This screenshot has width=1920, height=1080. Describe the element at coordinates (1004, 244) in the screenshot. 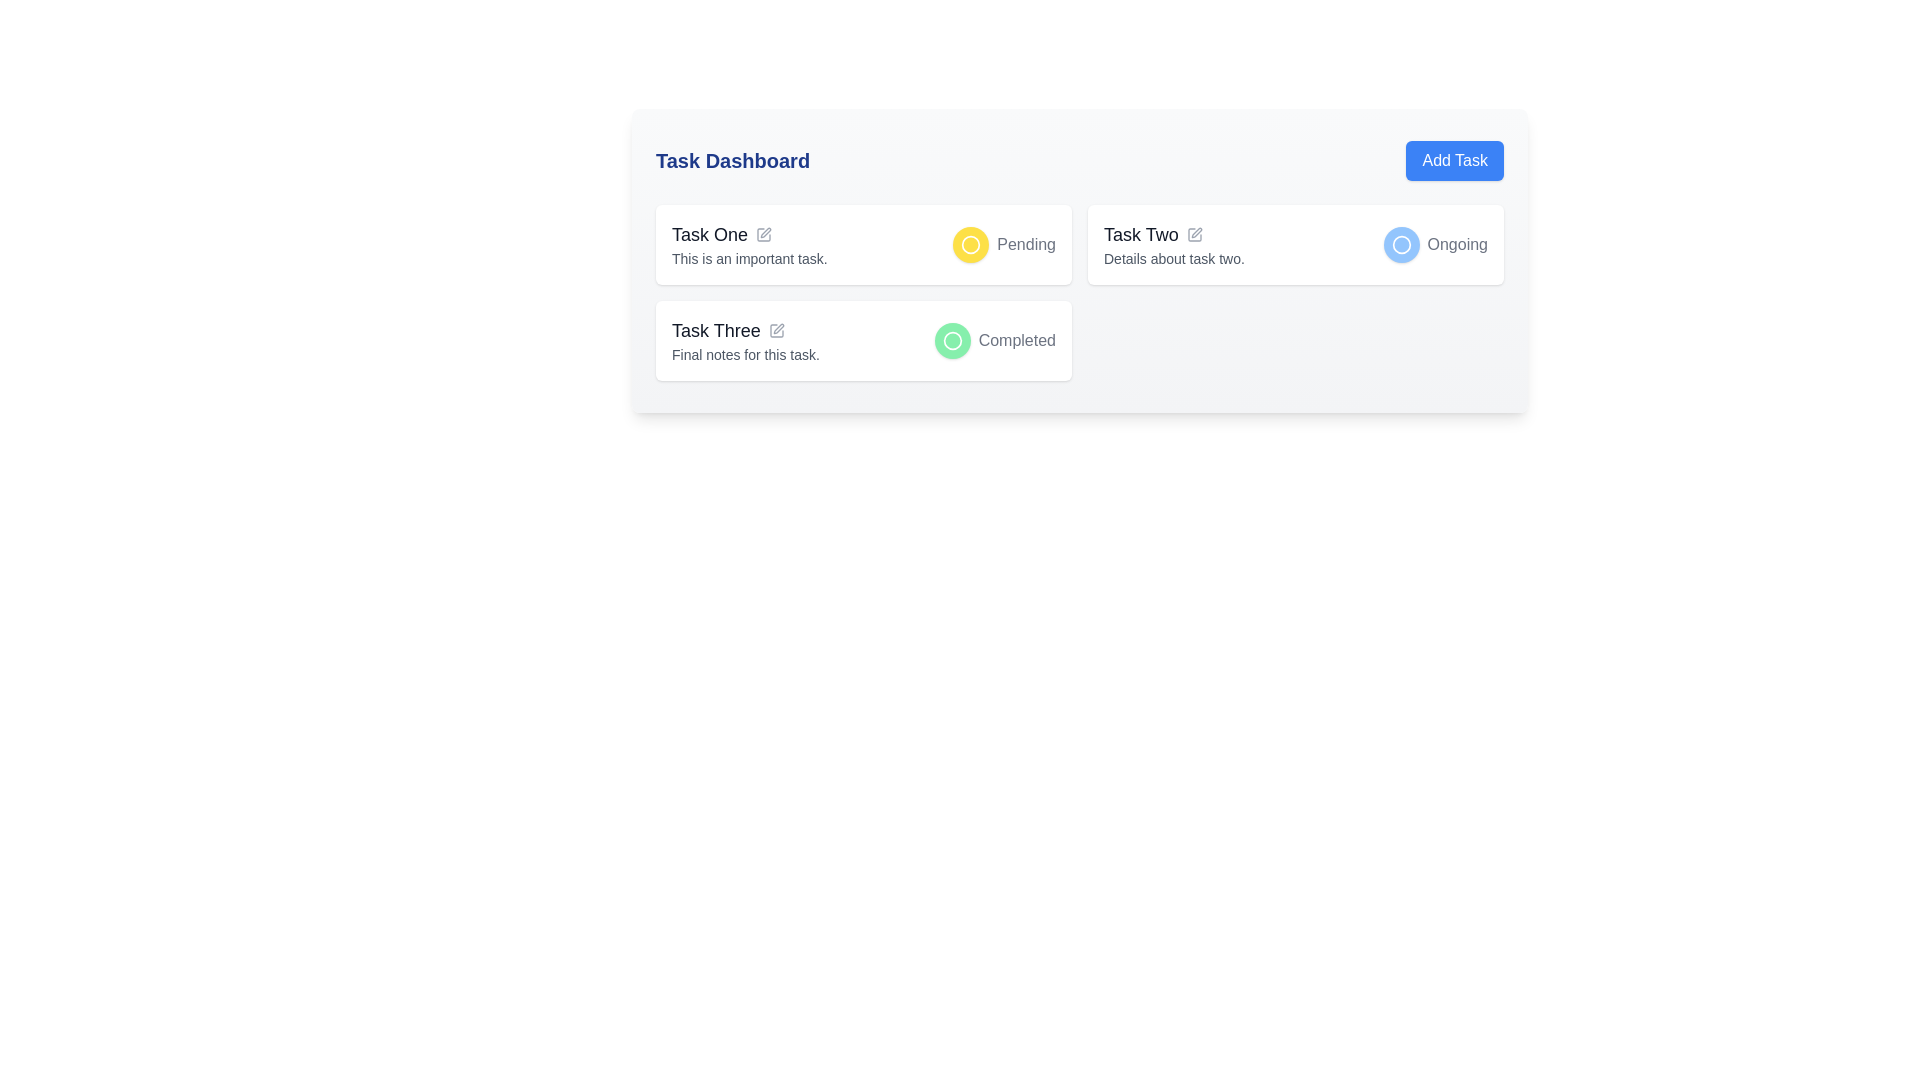

I see `text from the Status indicator located in the top-right corner of the card labeled 'Task One', which currently displays 'Pending'` at that location.